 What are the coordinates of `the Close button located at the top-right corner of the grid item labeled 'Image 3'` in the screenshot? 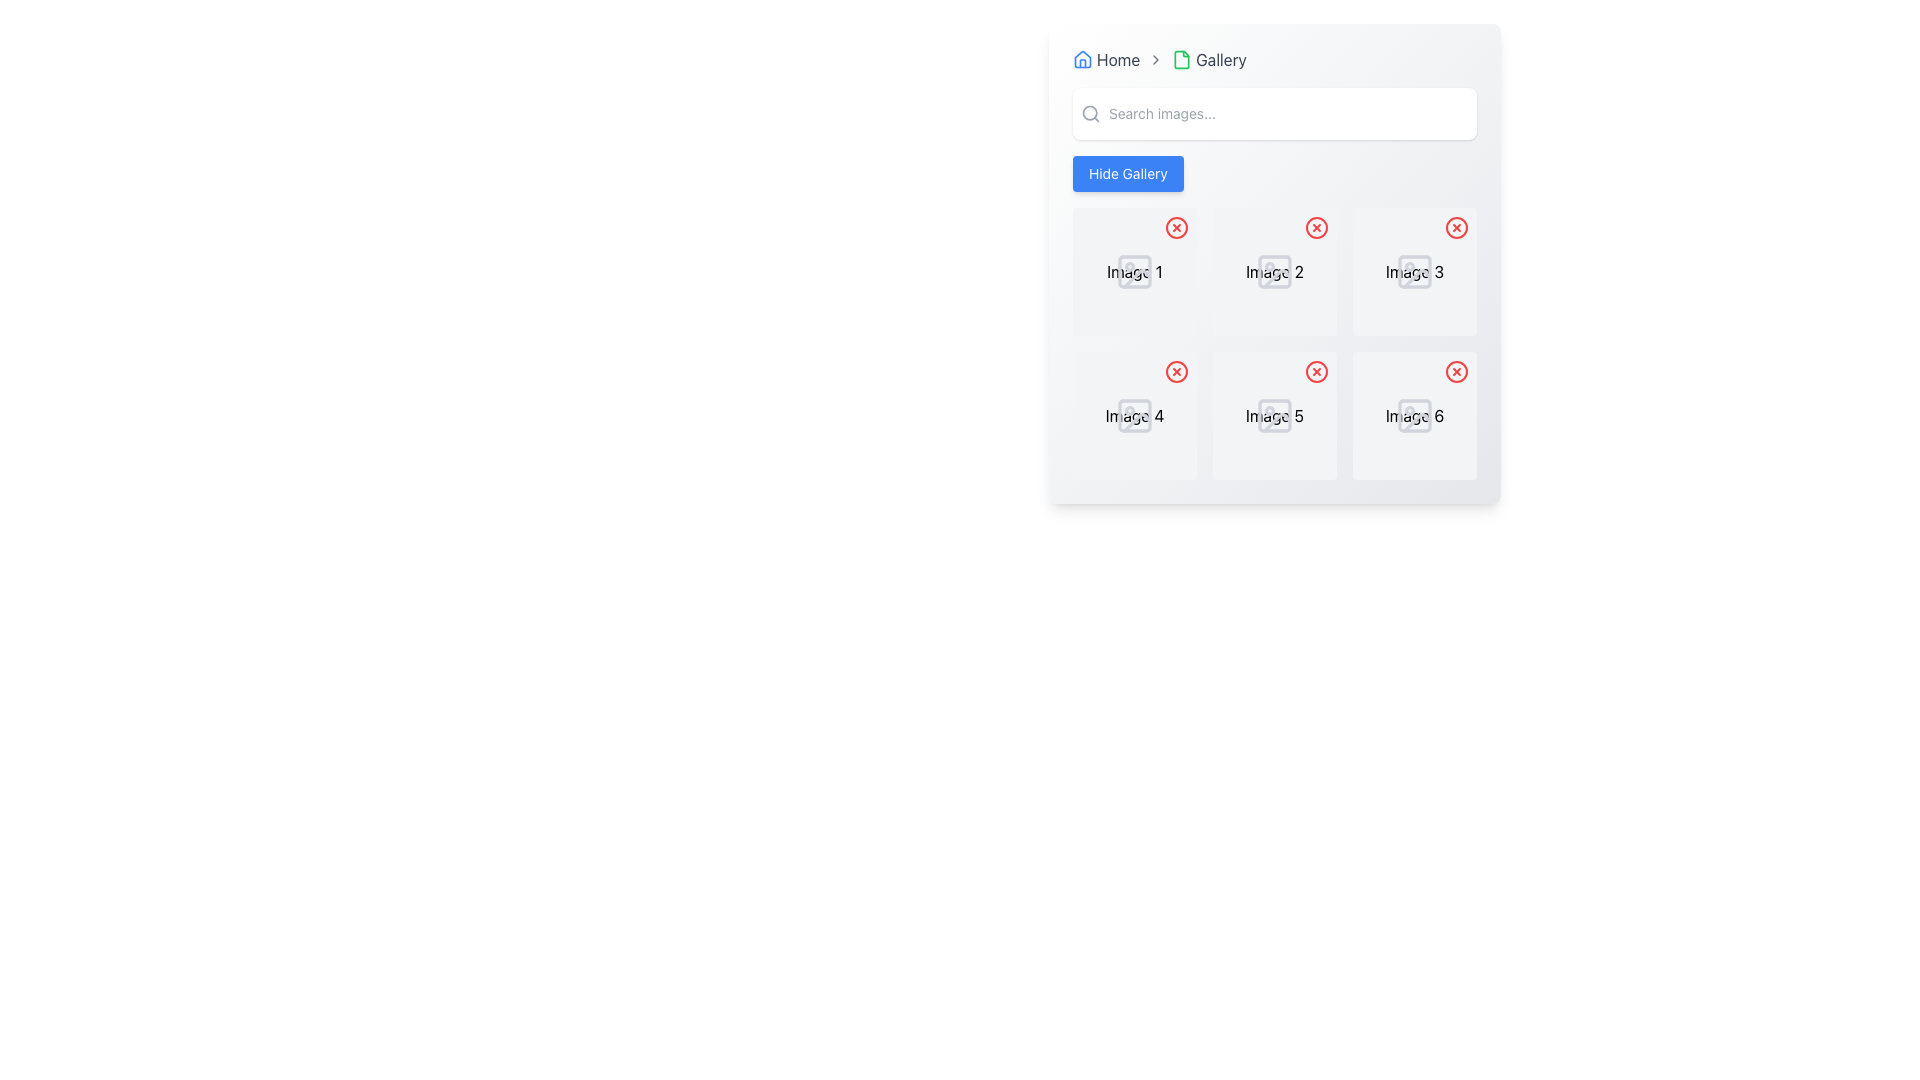 It's located at (1457, 226).